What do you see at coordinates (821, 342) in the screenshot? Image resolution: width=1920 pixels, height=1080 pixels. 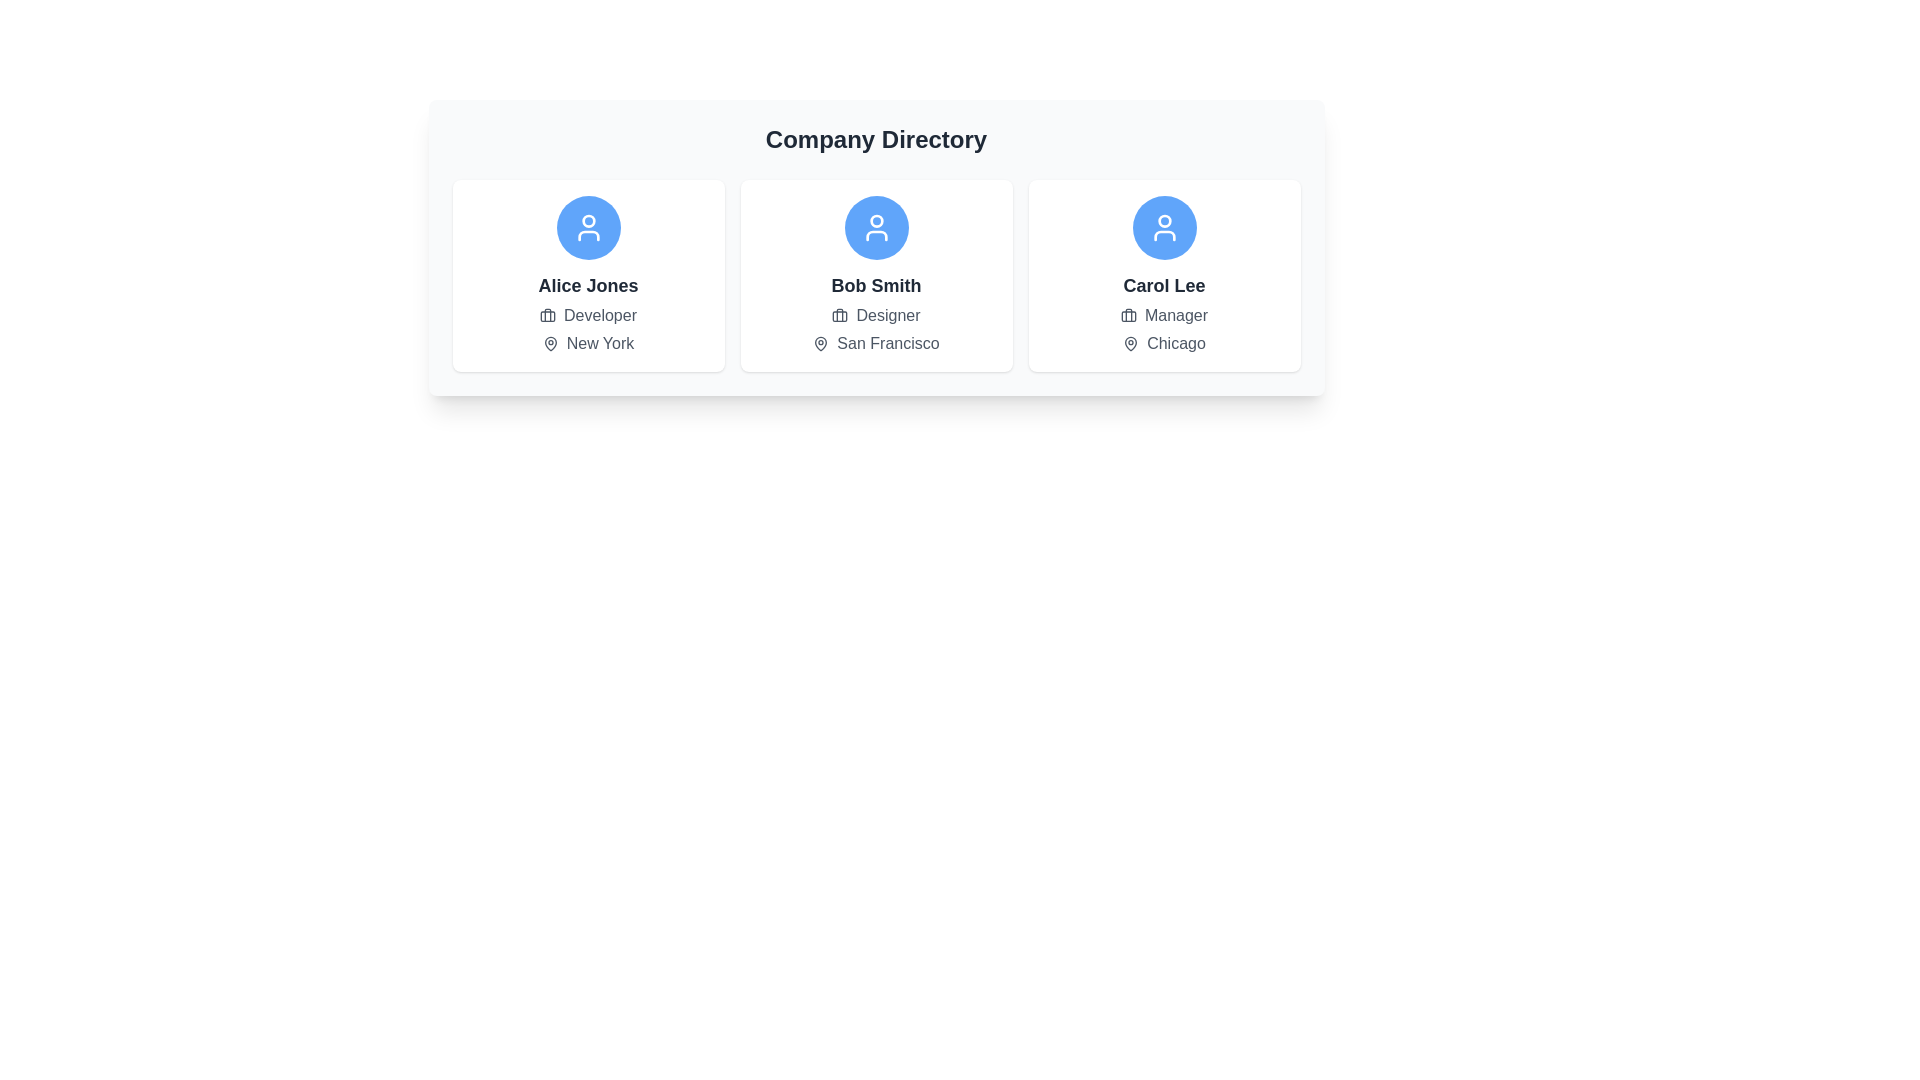 I see `the pin icon located in the middle card labeled 'Bob Smith' below the 'Designer' label, which is adjacent to the text 'San Francisco.'` at bounding box center [821, 342].